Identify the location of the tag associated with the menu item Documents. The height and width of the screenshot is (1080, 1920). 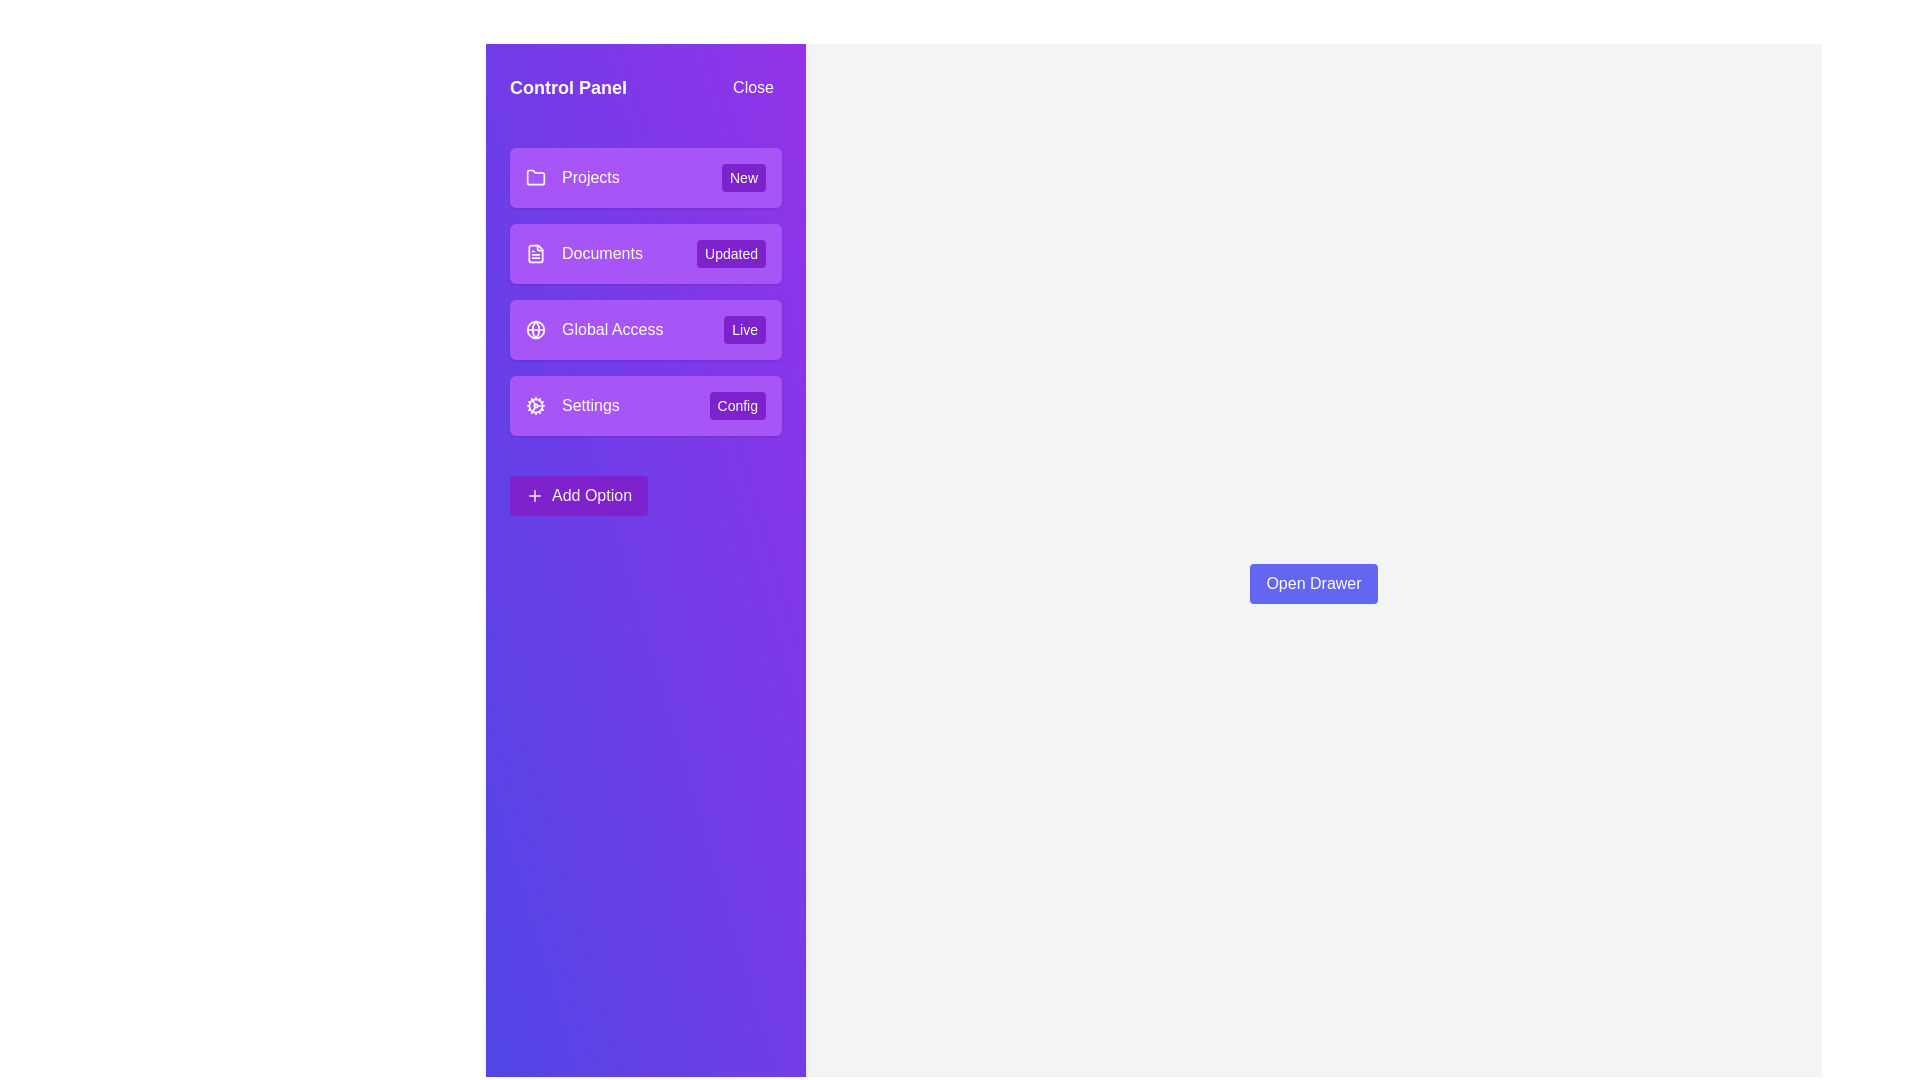
(730, 253).